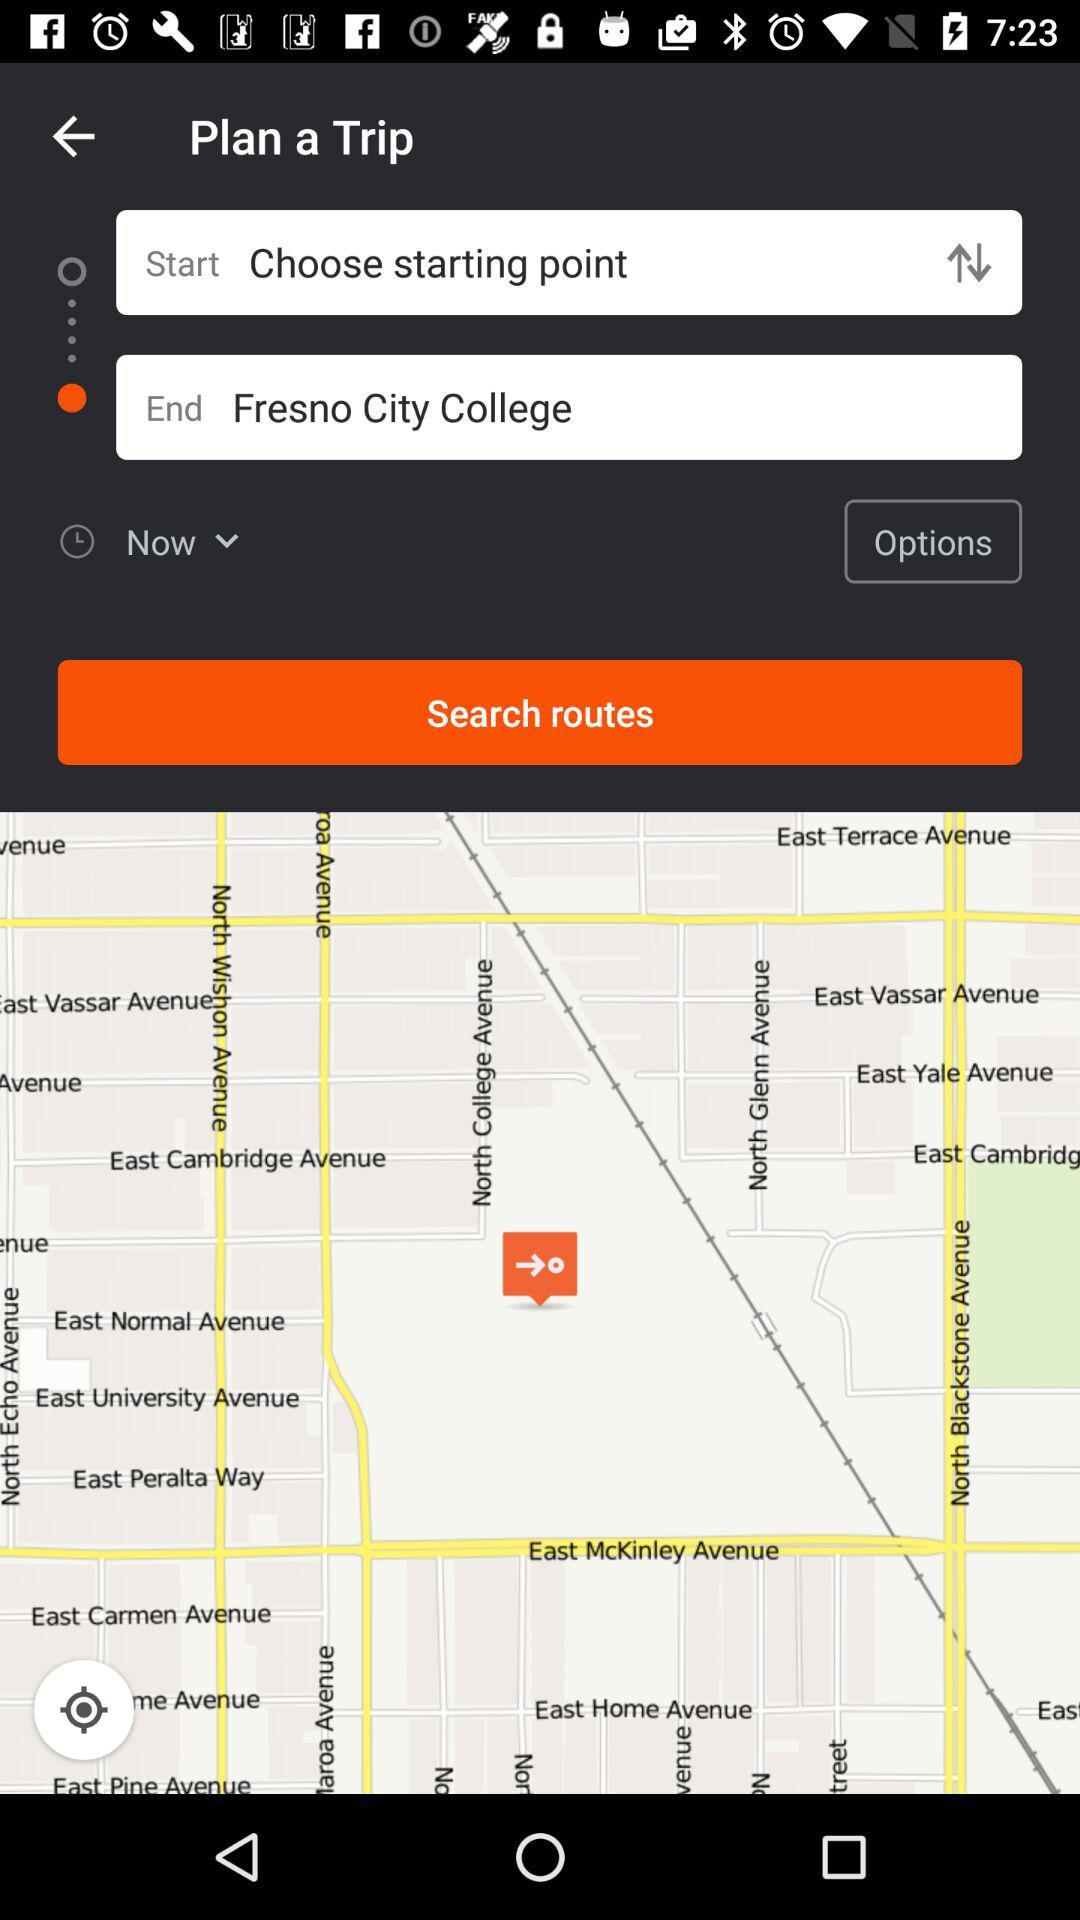 Image resolution: width=1080 pixels, height=1920 pixels. What do you see at coordinates (968, 261) in the screenshot?
I see `the swap icon` at bounding box center [968, 261].